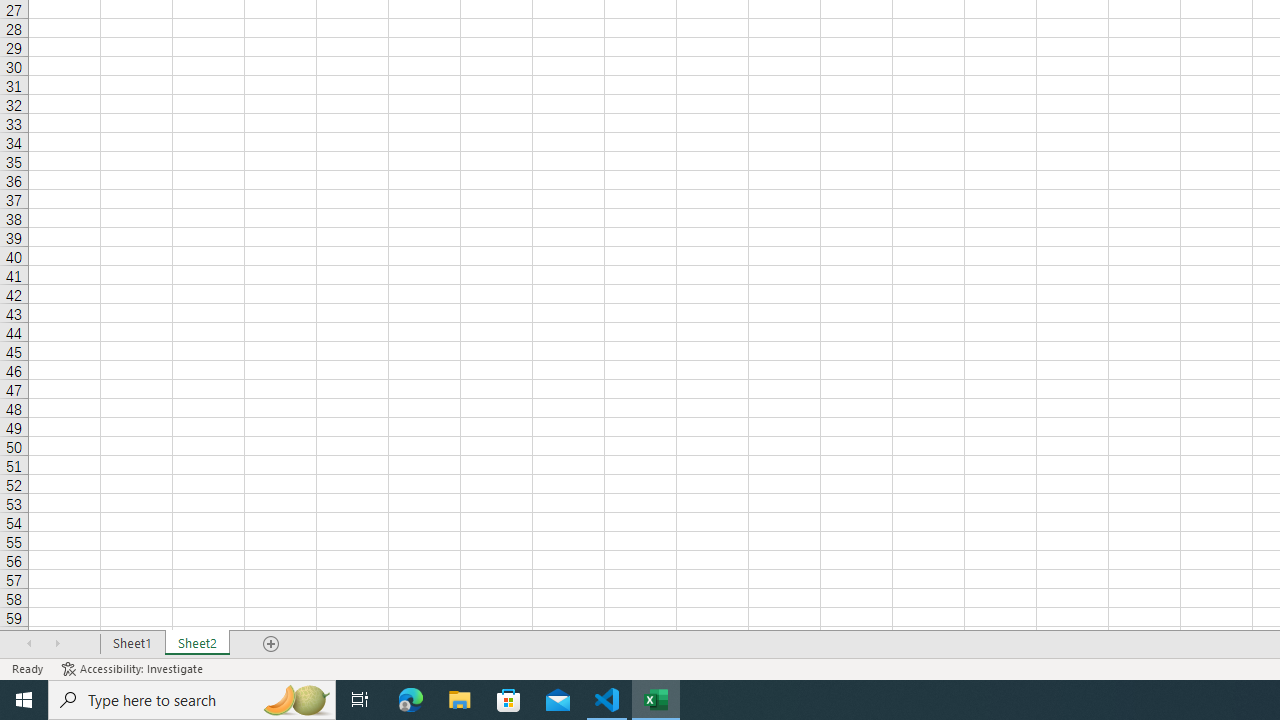 Image resolution: width=1280 pixels, height=720 pixels. I want to click on 'File Explorer', so click(459, 698).